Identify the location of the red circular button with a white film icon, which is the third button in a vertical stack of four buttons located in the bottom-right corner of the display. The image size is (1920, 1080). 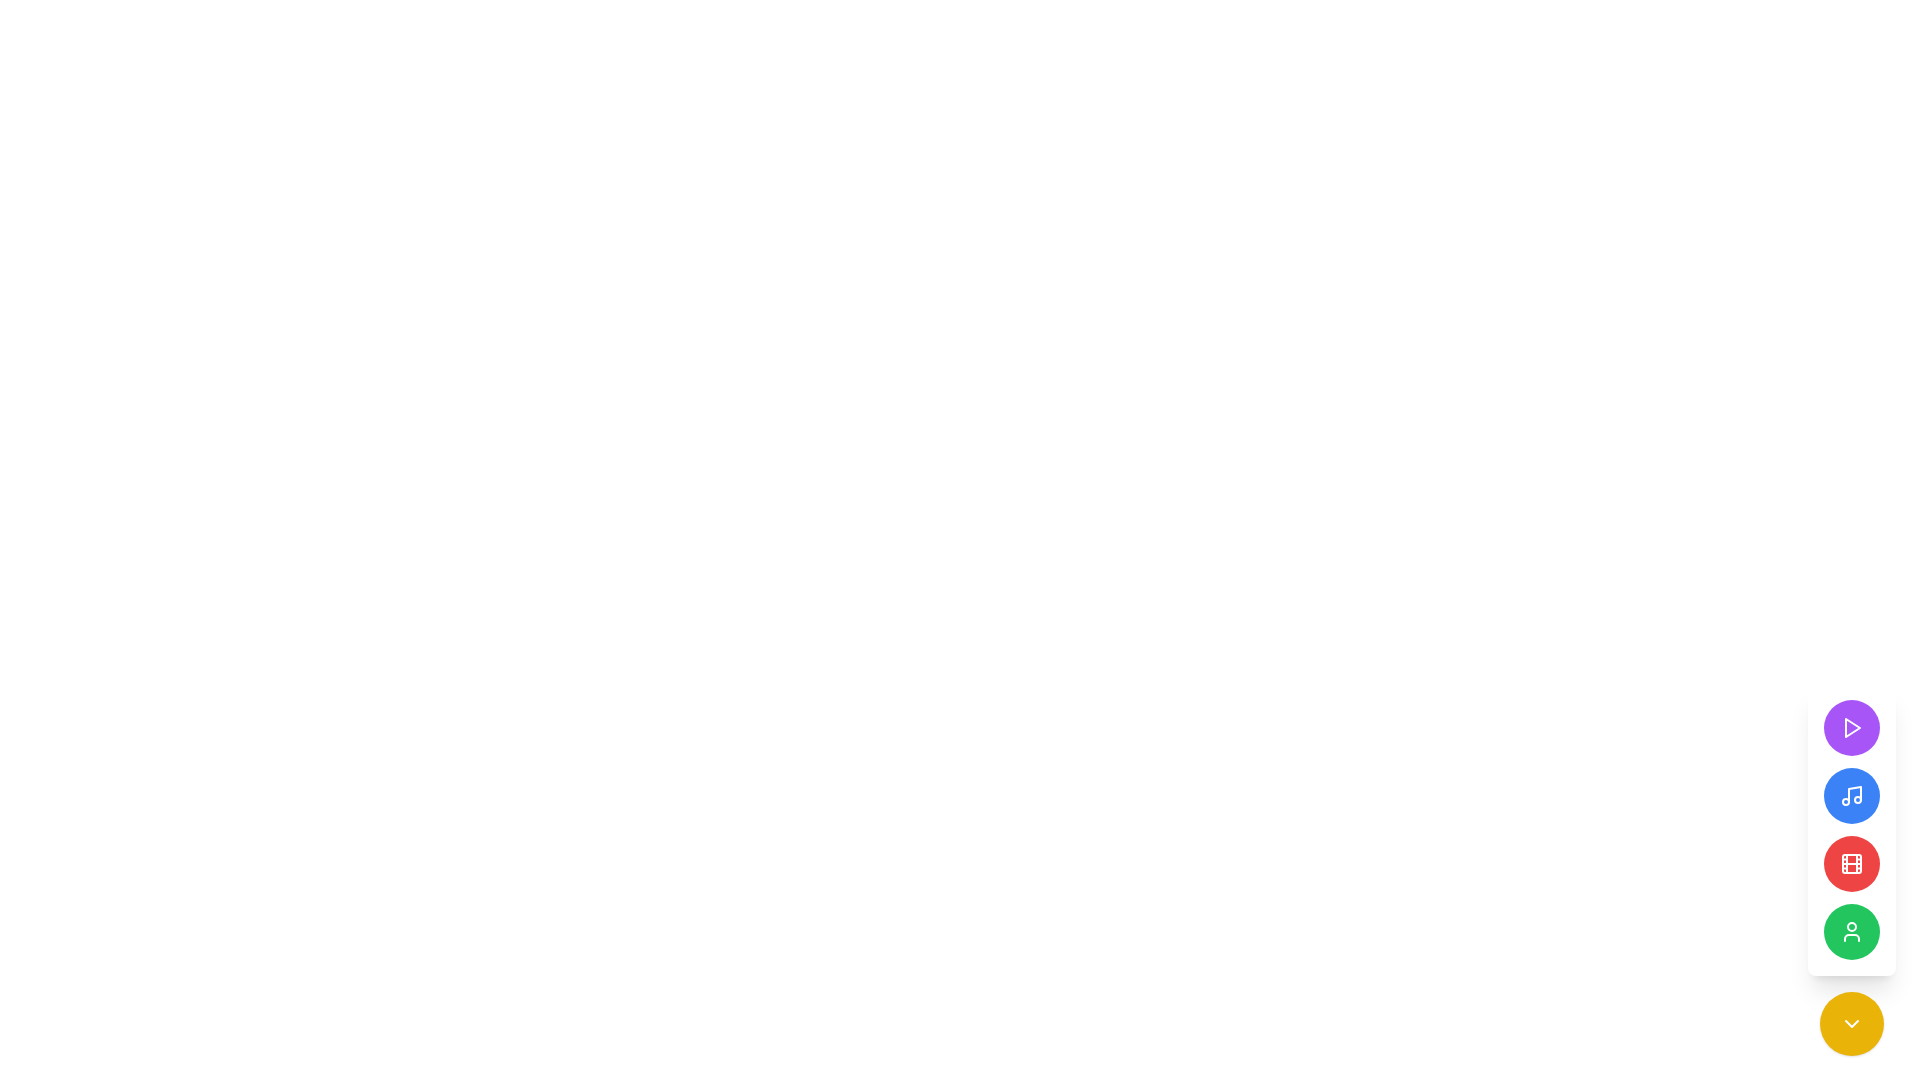
(1851, 829).